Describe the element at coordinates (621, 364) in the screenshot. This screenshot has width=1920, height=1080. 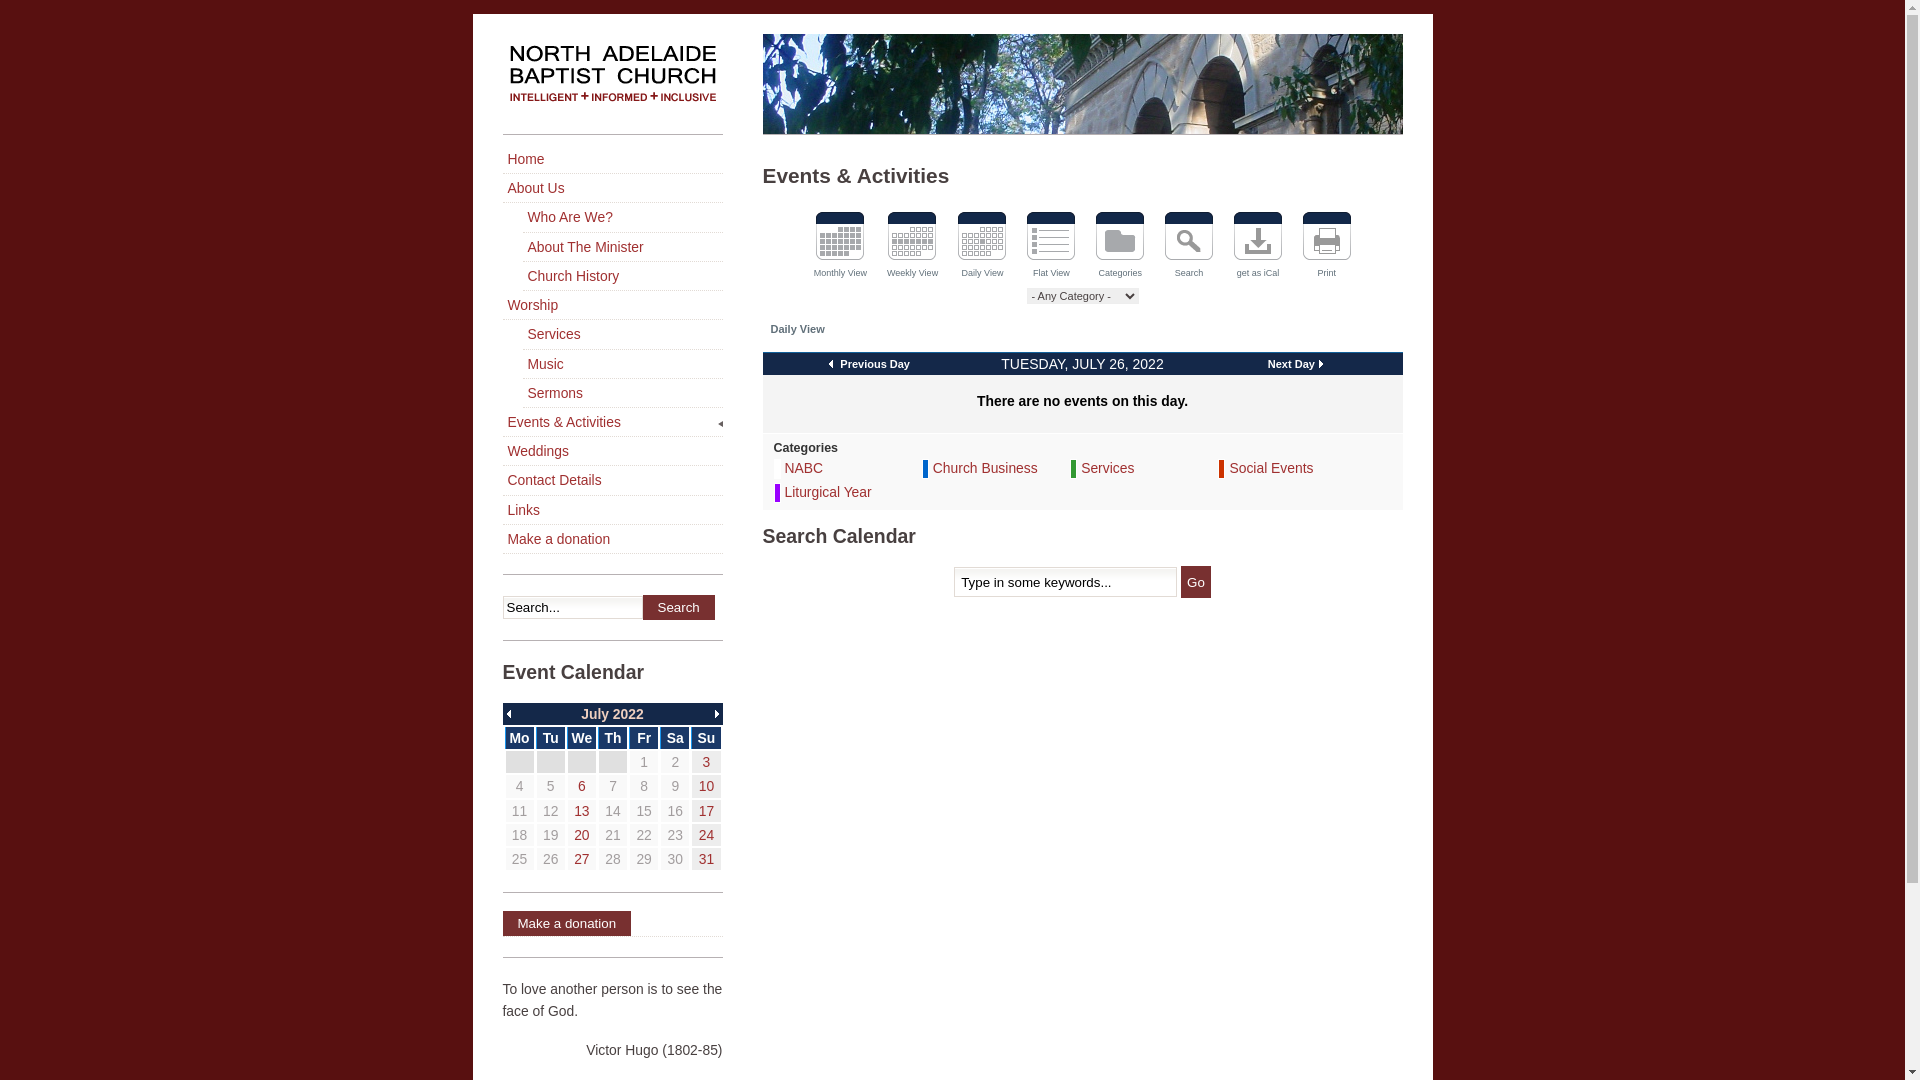
I see `'Music'` at that location.